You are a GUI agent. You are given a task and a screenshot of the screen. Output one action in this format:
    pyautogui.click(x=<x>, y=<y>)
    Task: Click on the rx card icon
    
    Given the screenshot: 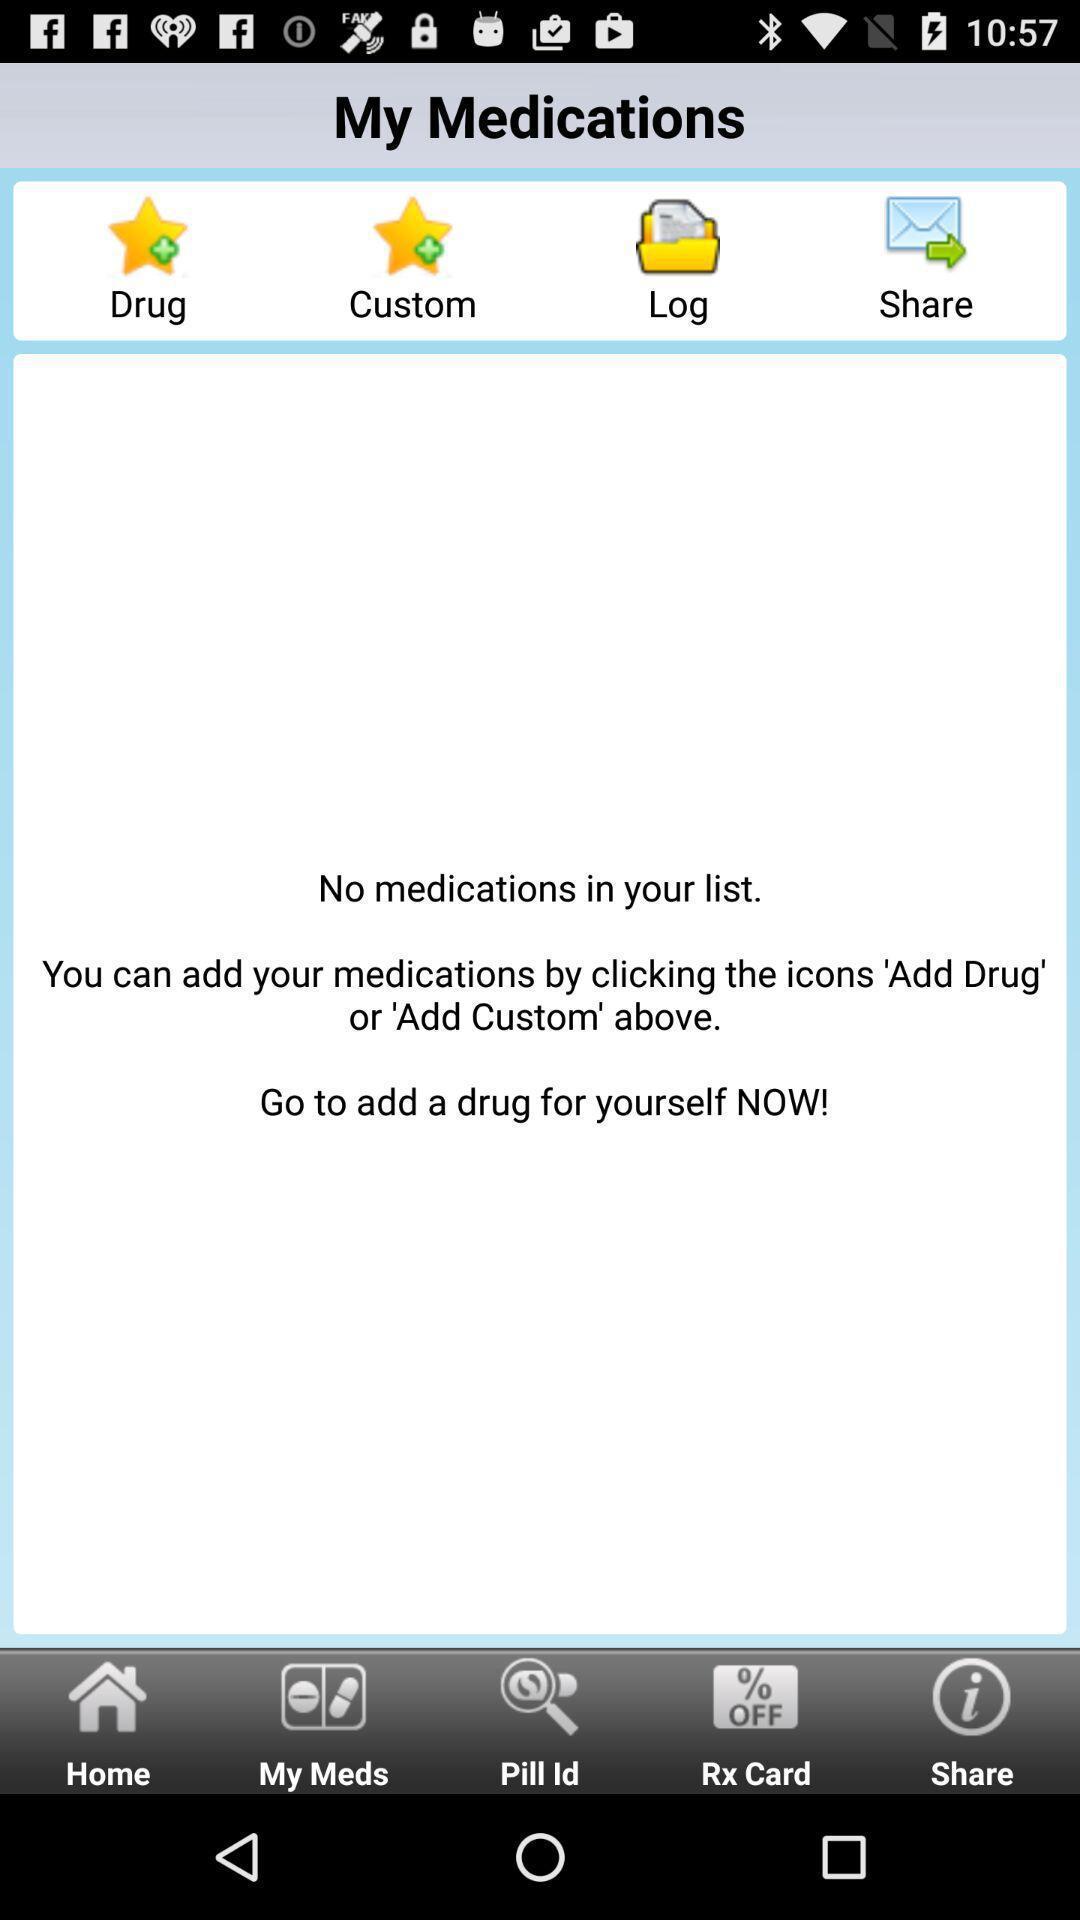 What is the action you would take?
    pyautogui.click(x=756, y=1719)
    